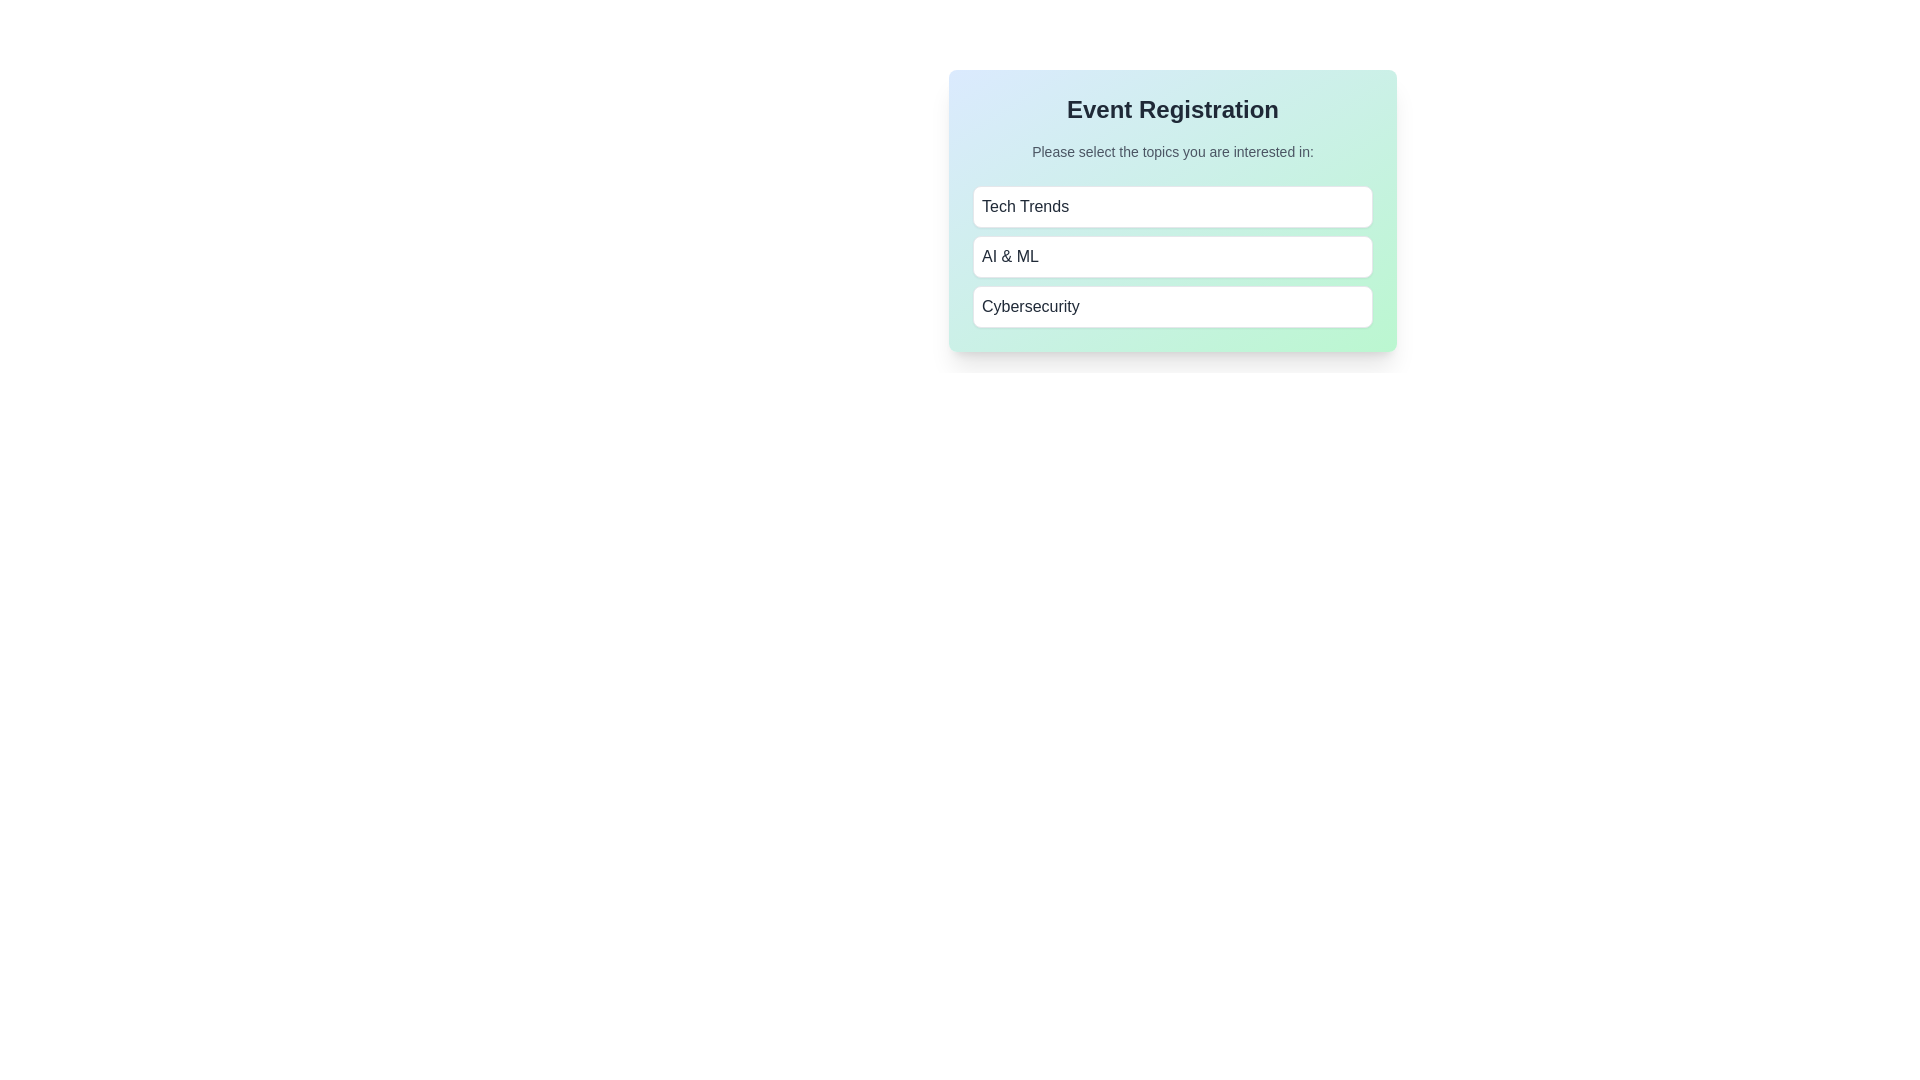 The width and height of the screenshot is (1920, 1080). What do you see at coordinates (1172, 207) in the screenshot?
I see `the button corresponding to the topic Tech Trends to toggle its selection` at bounding box center [1172, 207].